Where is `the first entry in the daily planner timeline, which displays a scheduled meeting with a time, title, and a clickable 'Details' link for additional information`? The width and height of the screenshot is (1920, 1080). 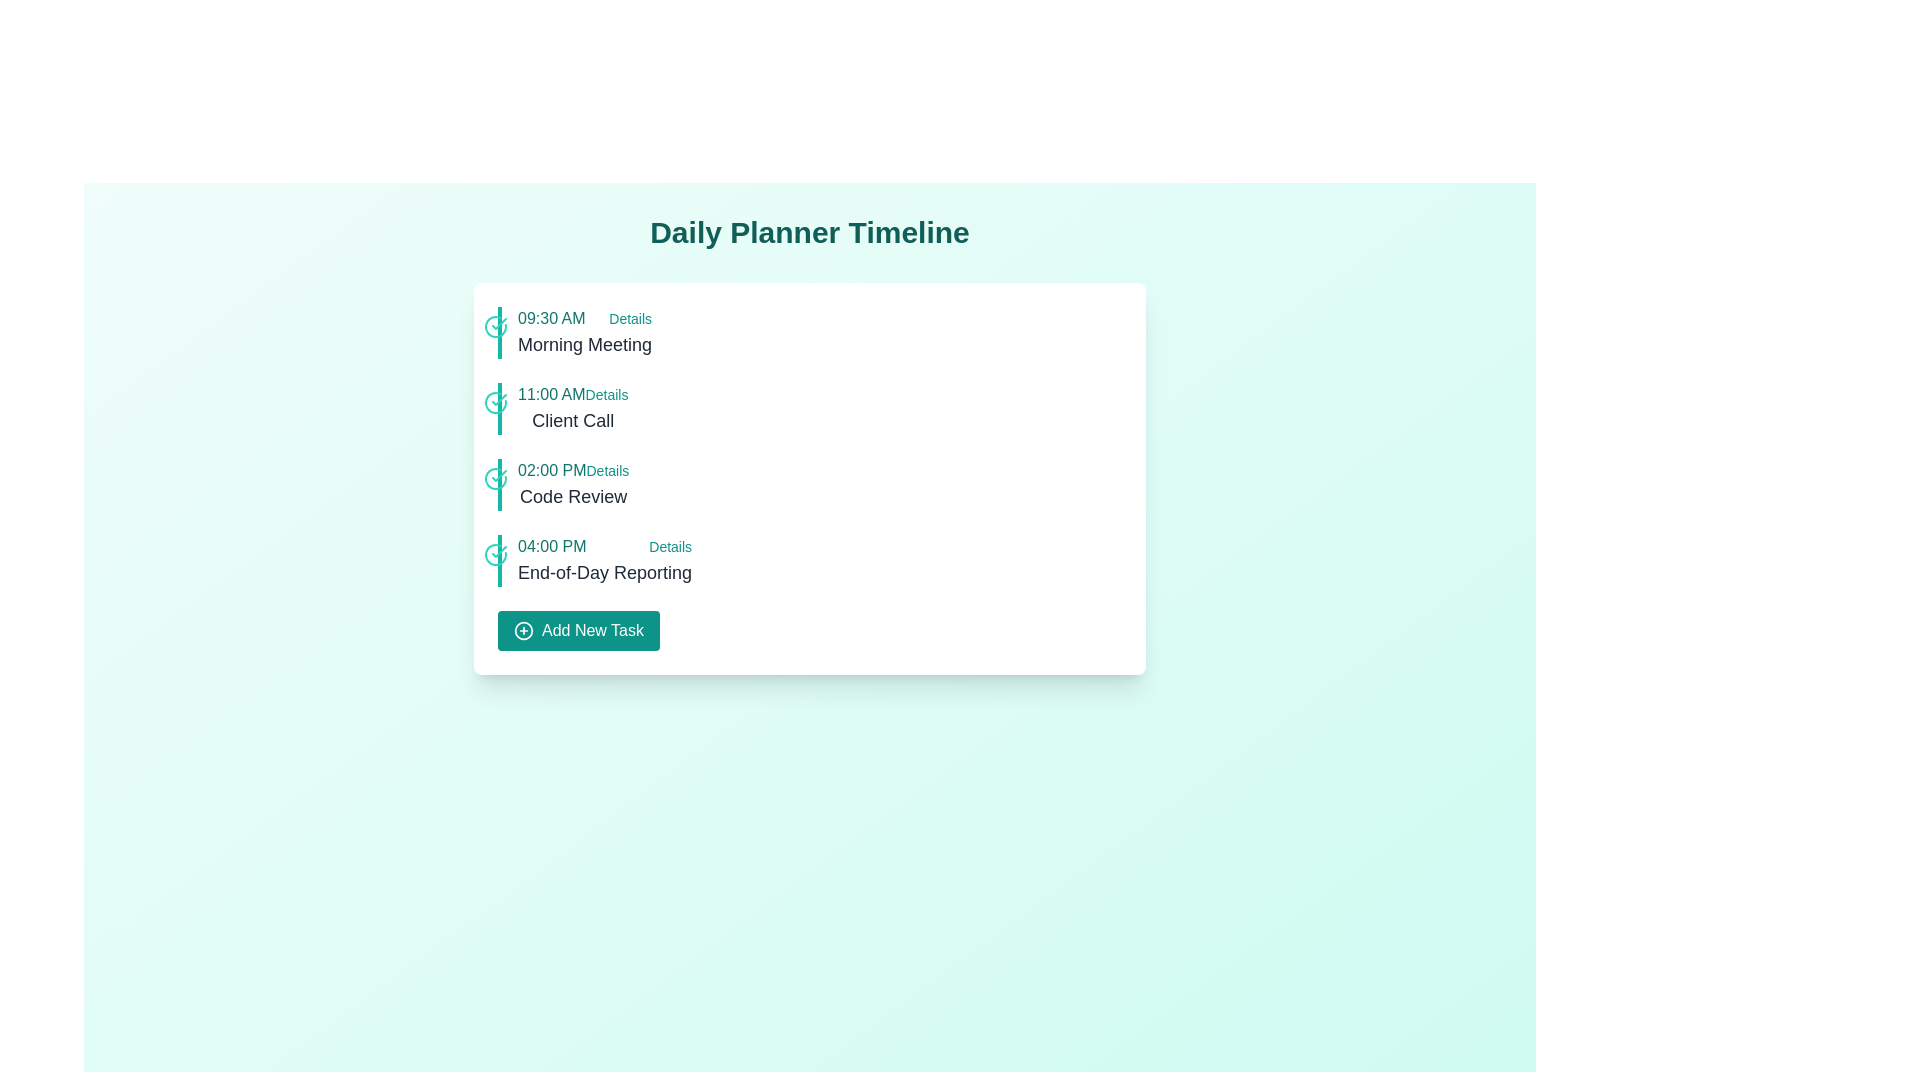 the first entry in the daily planner timeline, which displays a scheduled meeting with a time, title, and a clickable 'Details' link for additional information is located at coordinates (584, 331).